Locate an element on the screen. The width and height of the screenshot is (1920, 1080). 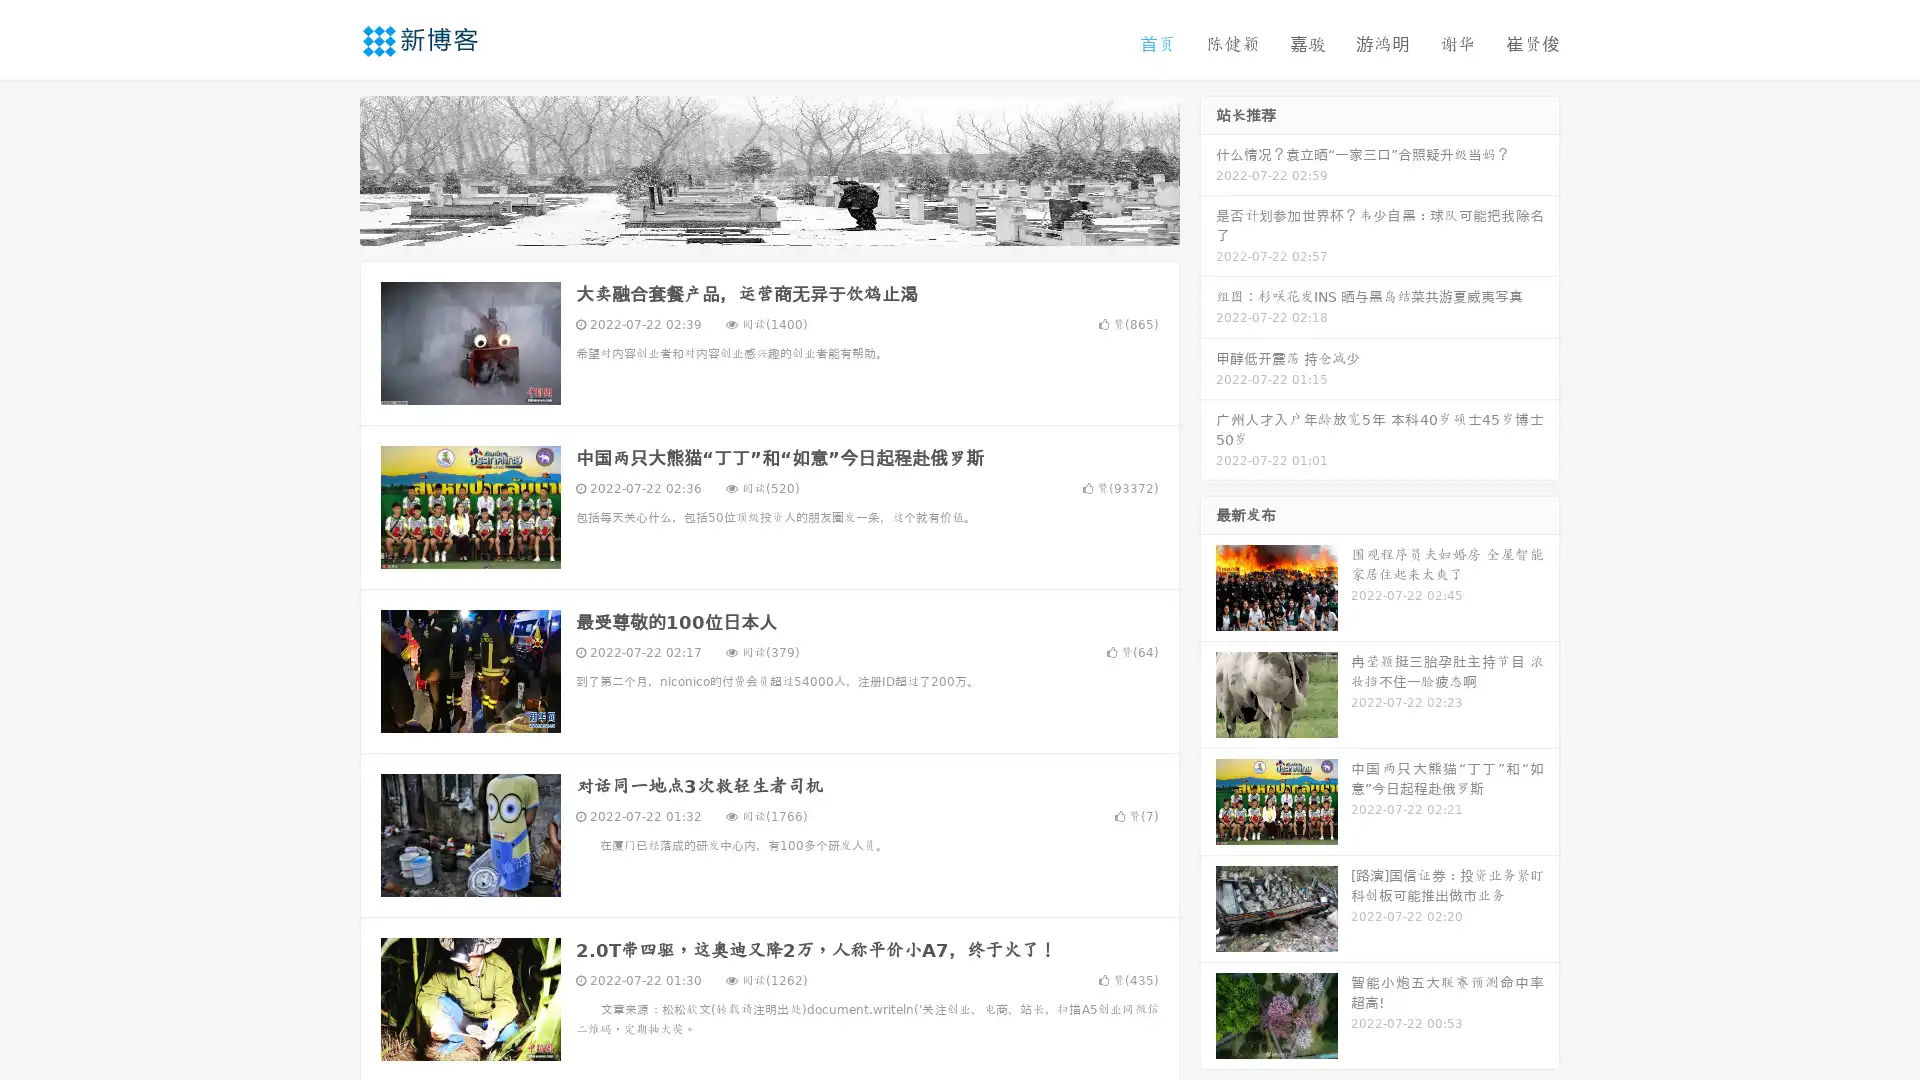
Go to slide 3 is located at coordinates (789, 225).